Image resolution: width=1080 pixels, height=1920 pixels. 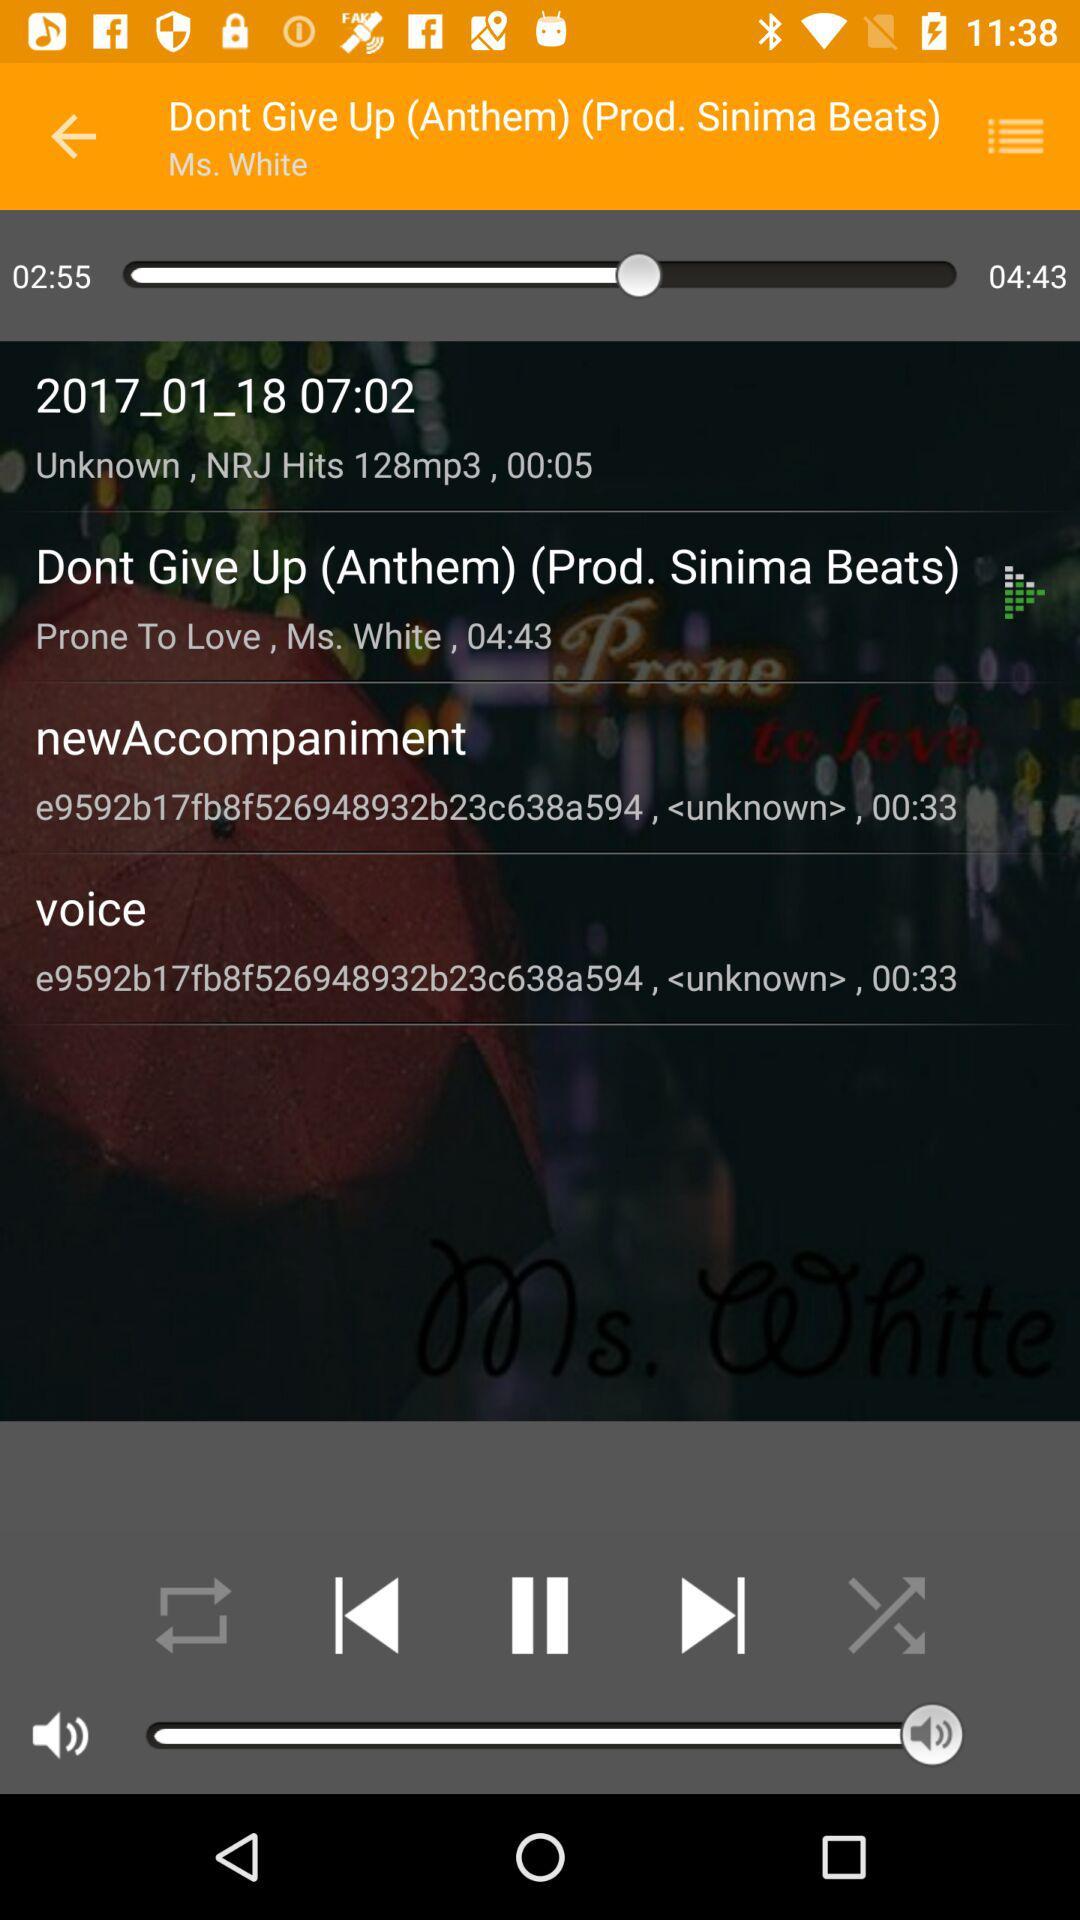 What do you see at coordinates (519, 633) in the screenshot?
I see `the icon below dont give up item` at bounding box center [519, 633].